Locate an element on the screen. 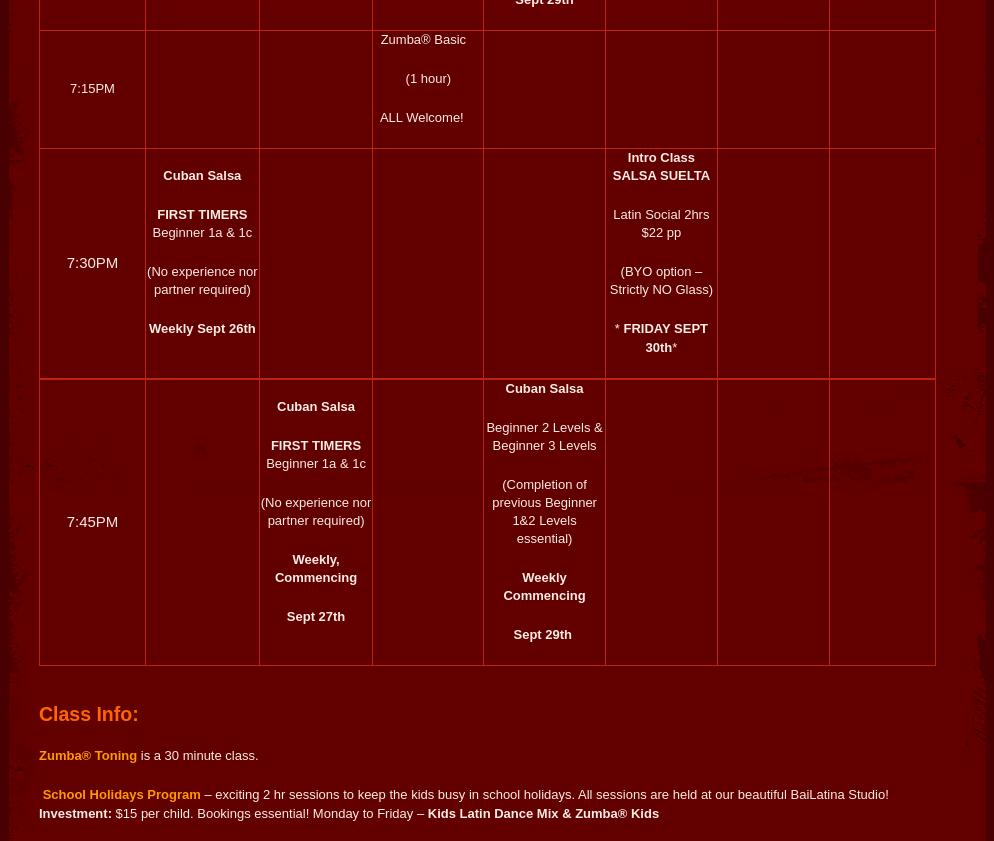 This screenshot has width=994, height=841. '$15 per child. Bookings essential! Monday to Friday' is located at coordinates (110, 812).